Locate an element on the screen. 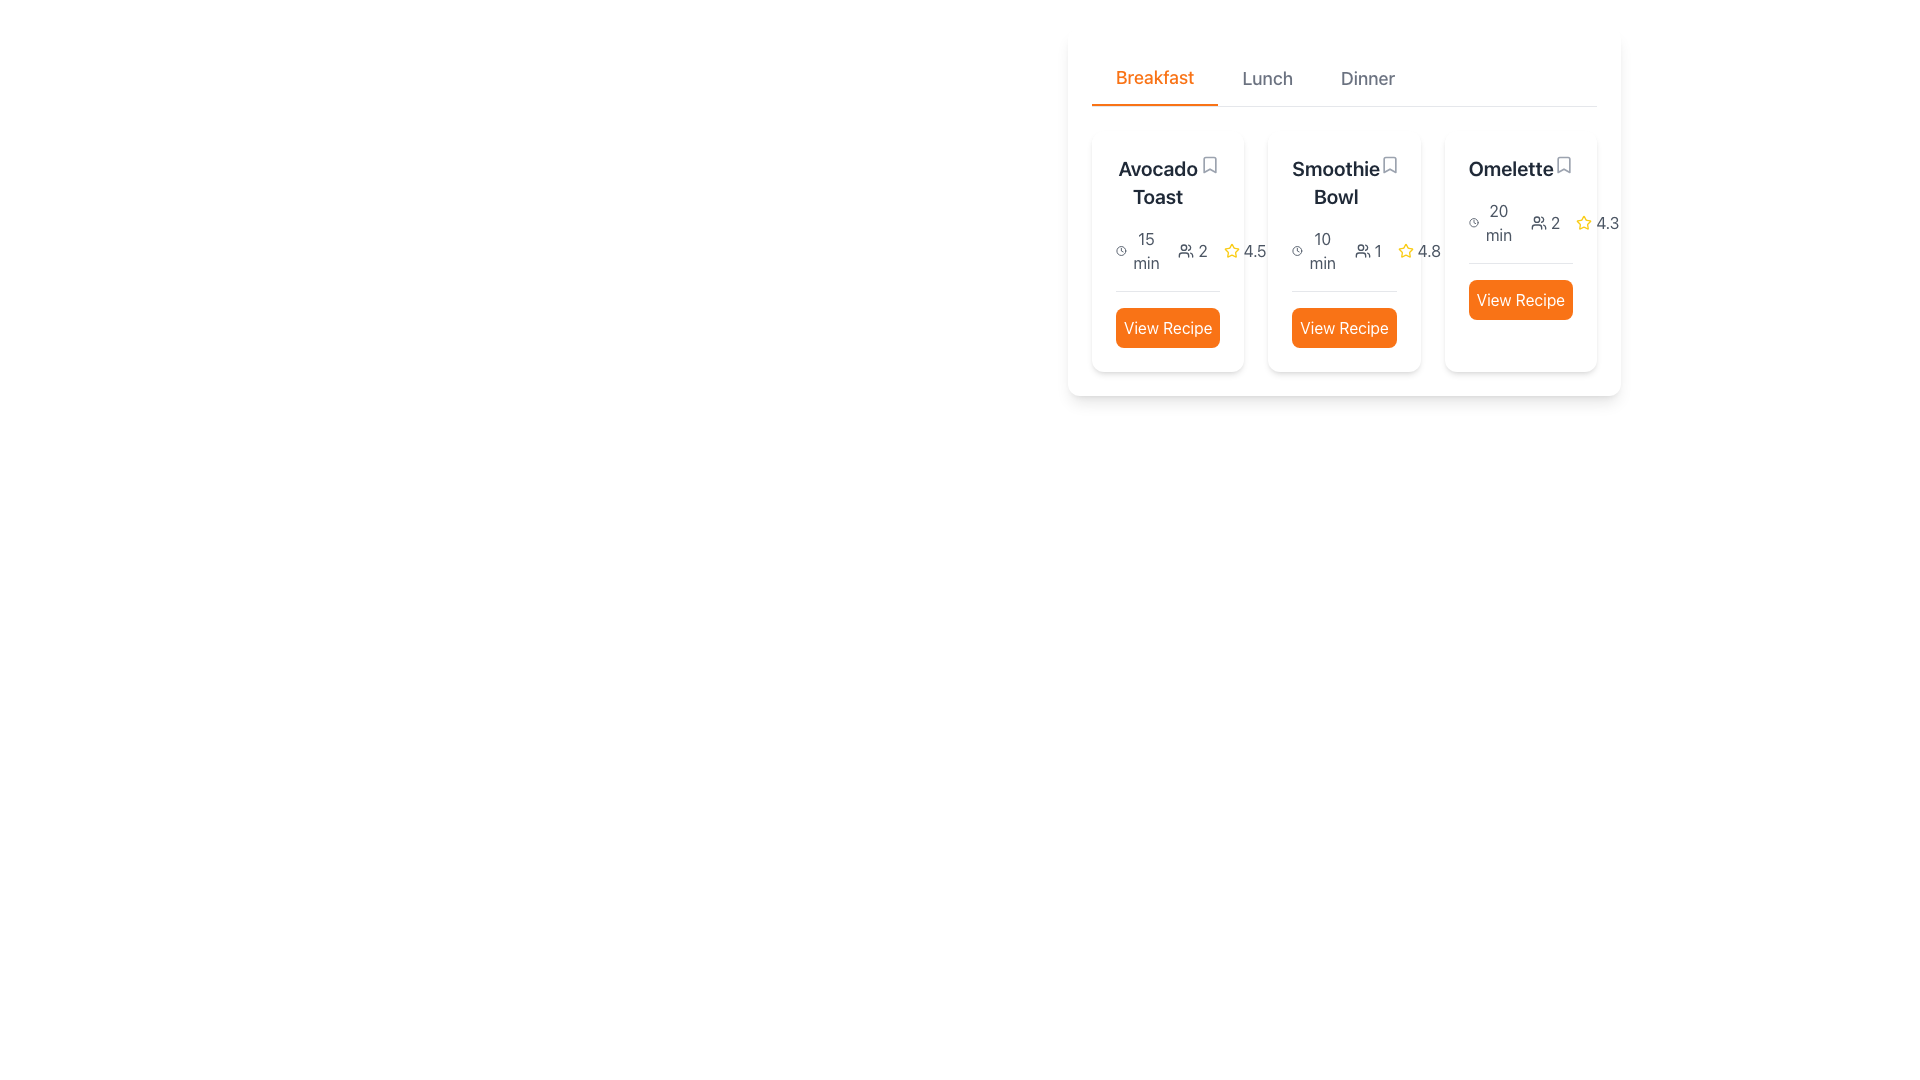  the filled star icon representing the rating value of '4.3' located in the rightmost column of the Omelette card, positioned slightly above the 'View Recipe' button is located at coordinates (1583, 223).